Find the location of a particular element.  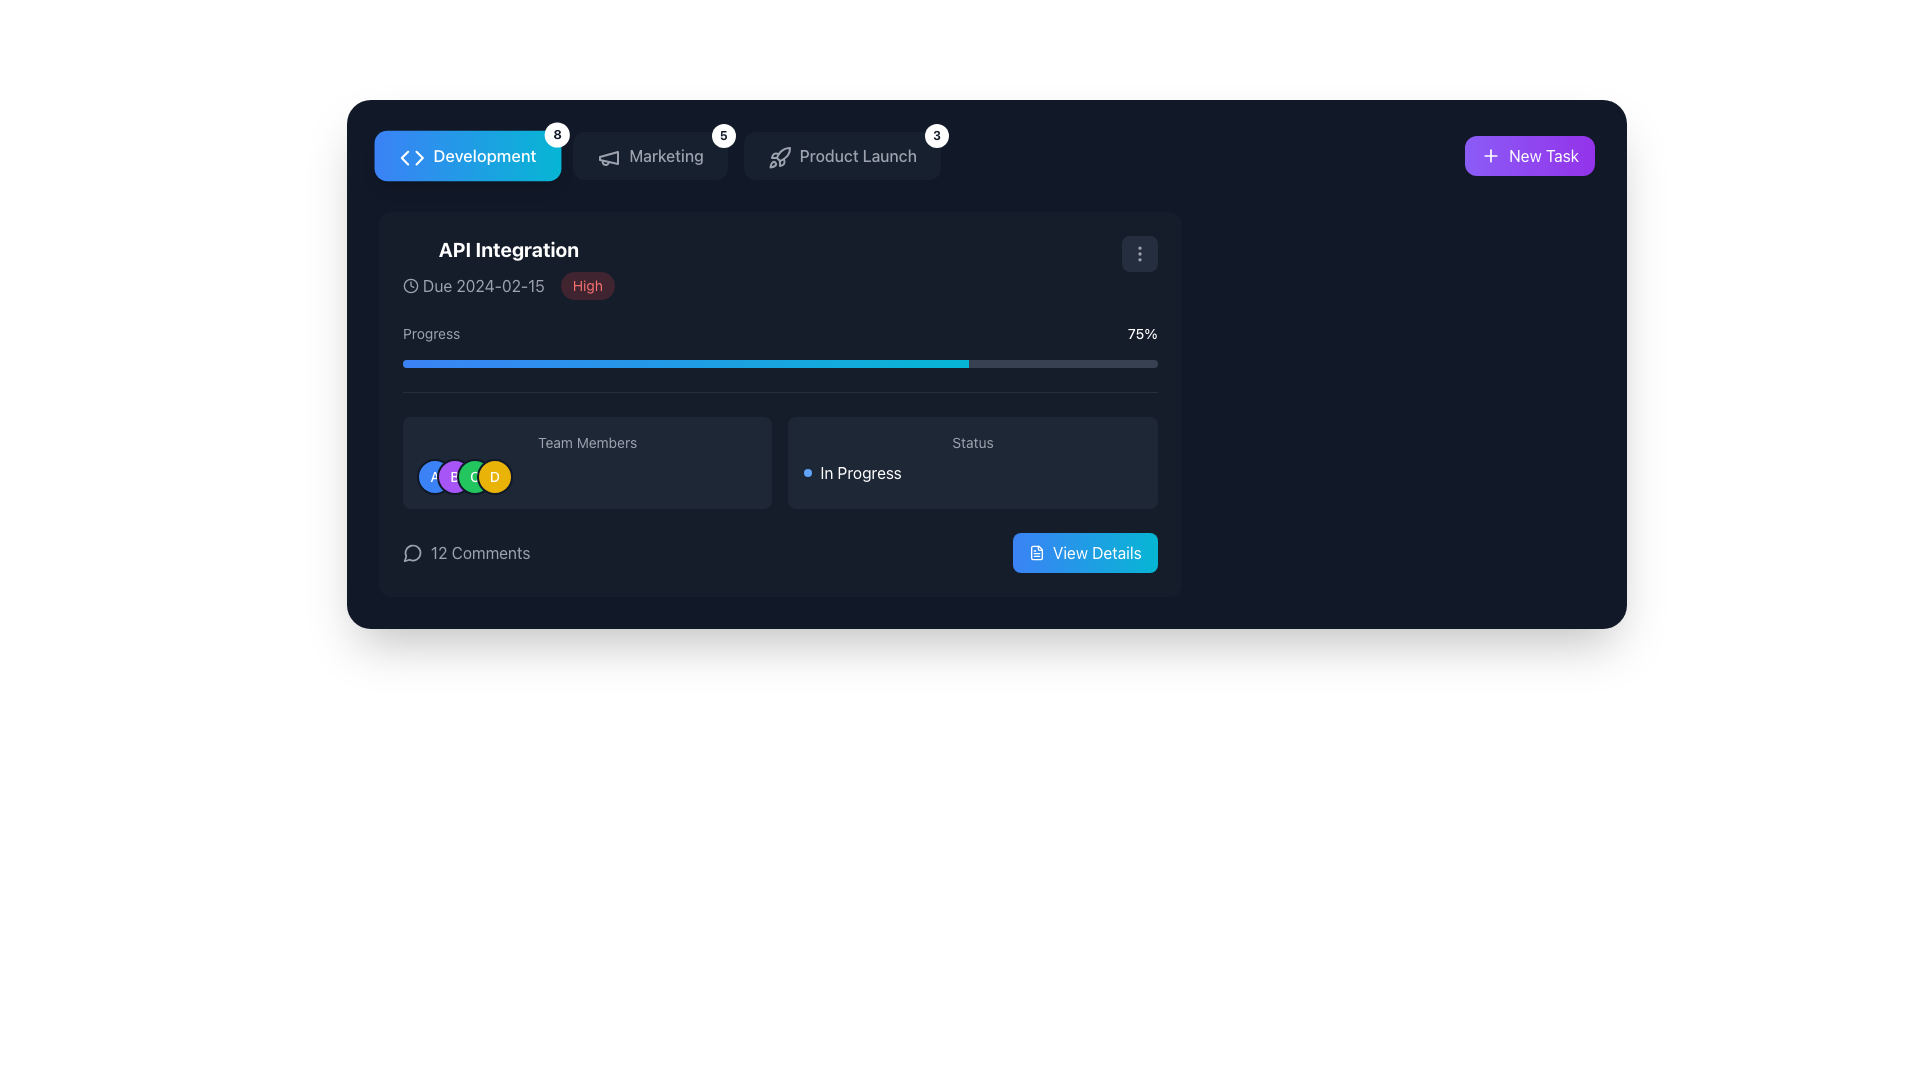

the rocket icon located in the navigation bar, positioned between the 'Marketing' envelope icon and the text '3' is located at coordinates (778, 157).